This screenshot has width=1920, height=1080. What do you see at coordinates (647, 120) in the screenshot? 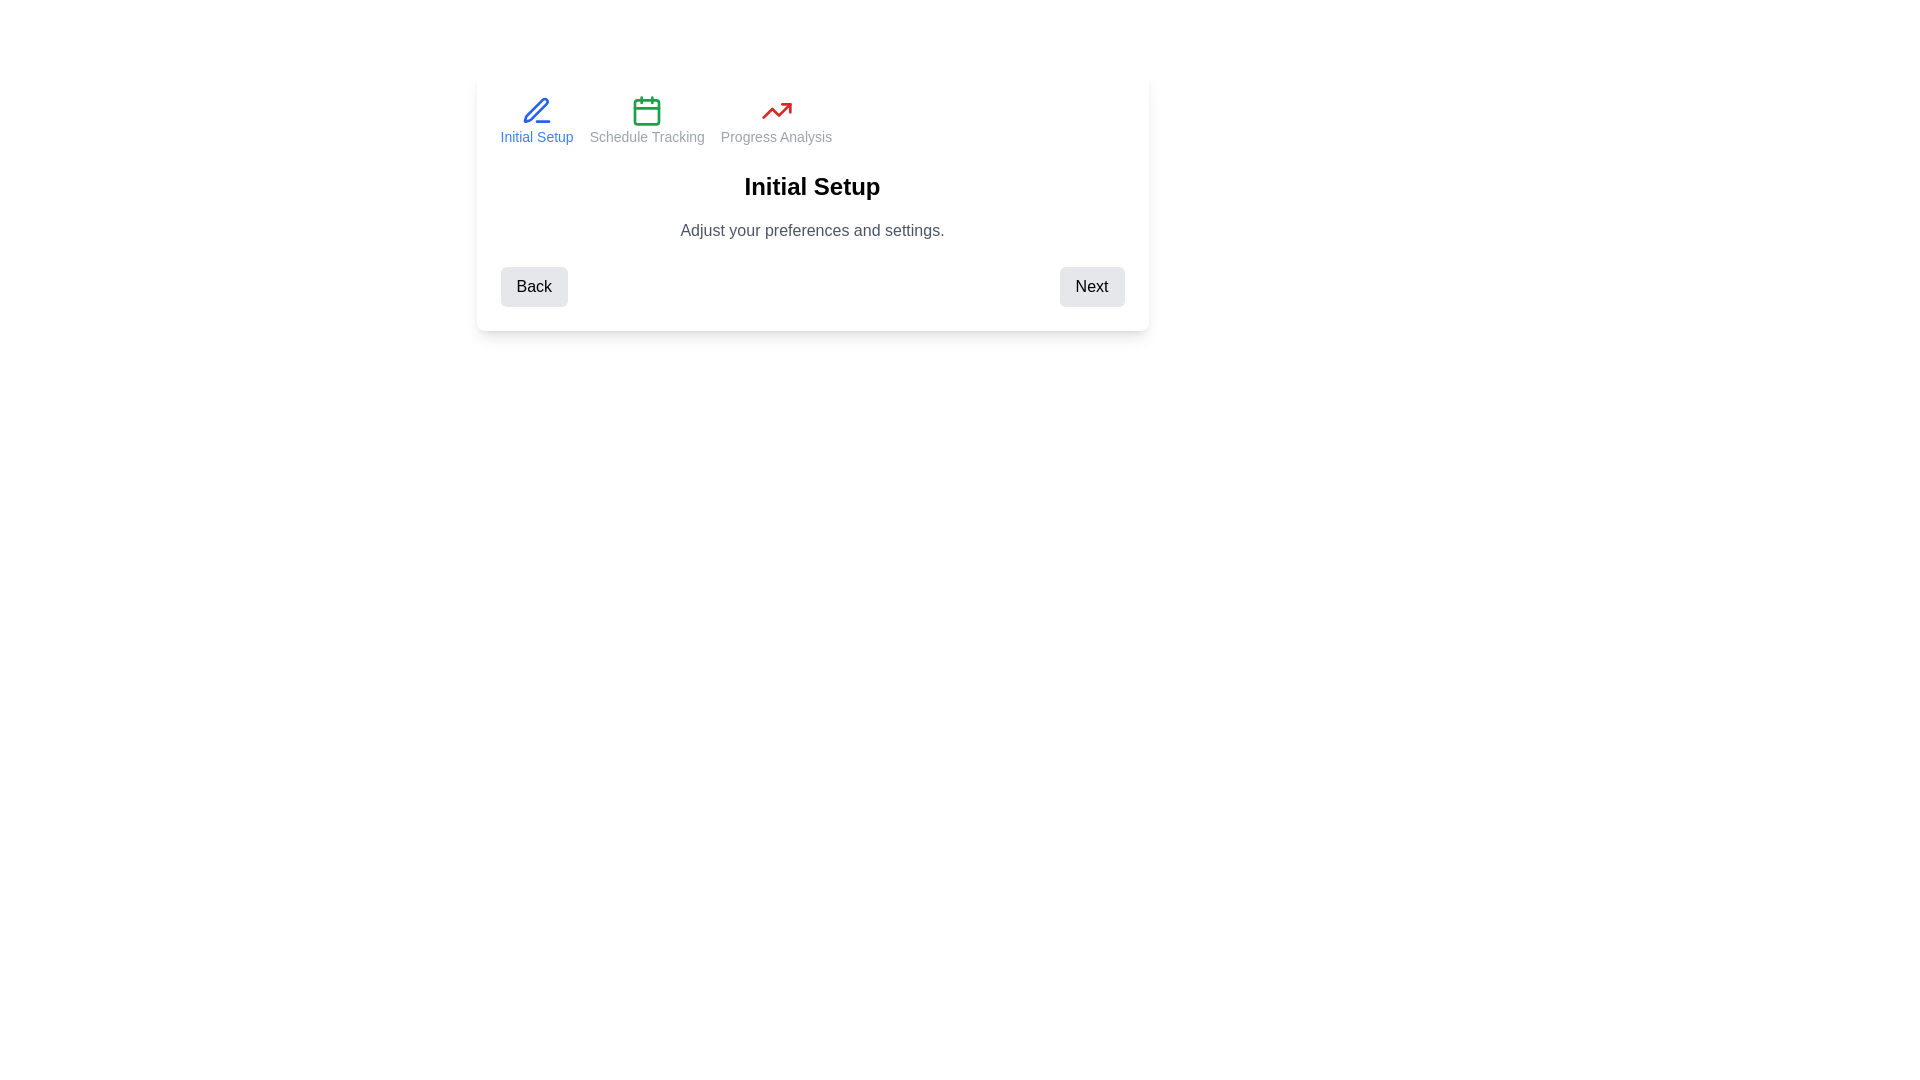
I see `the milestone icon for Schedule Tracking` at bounding box center [647, 120].